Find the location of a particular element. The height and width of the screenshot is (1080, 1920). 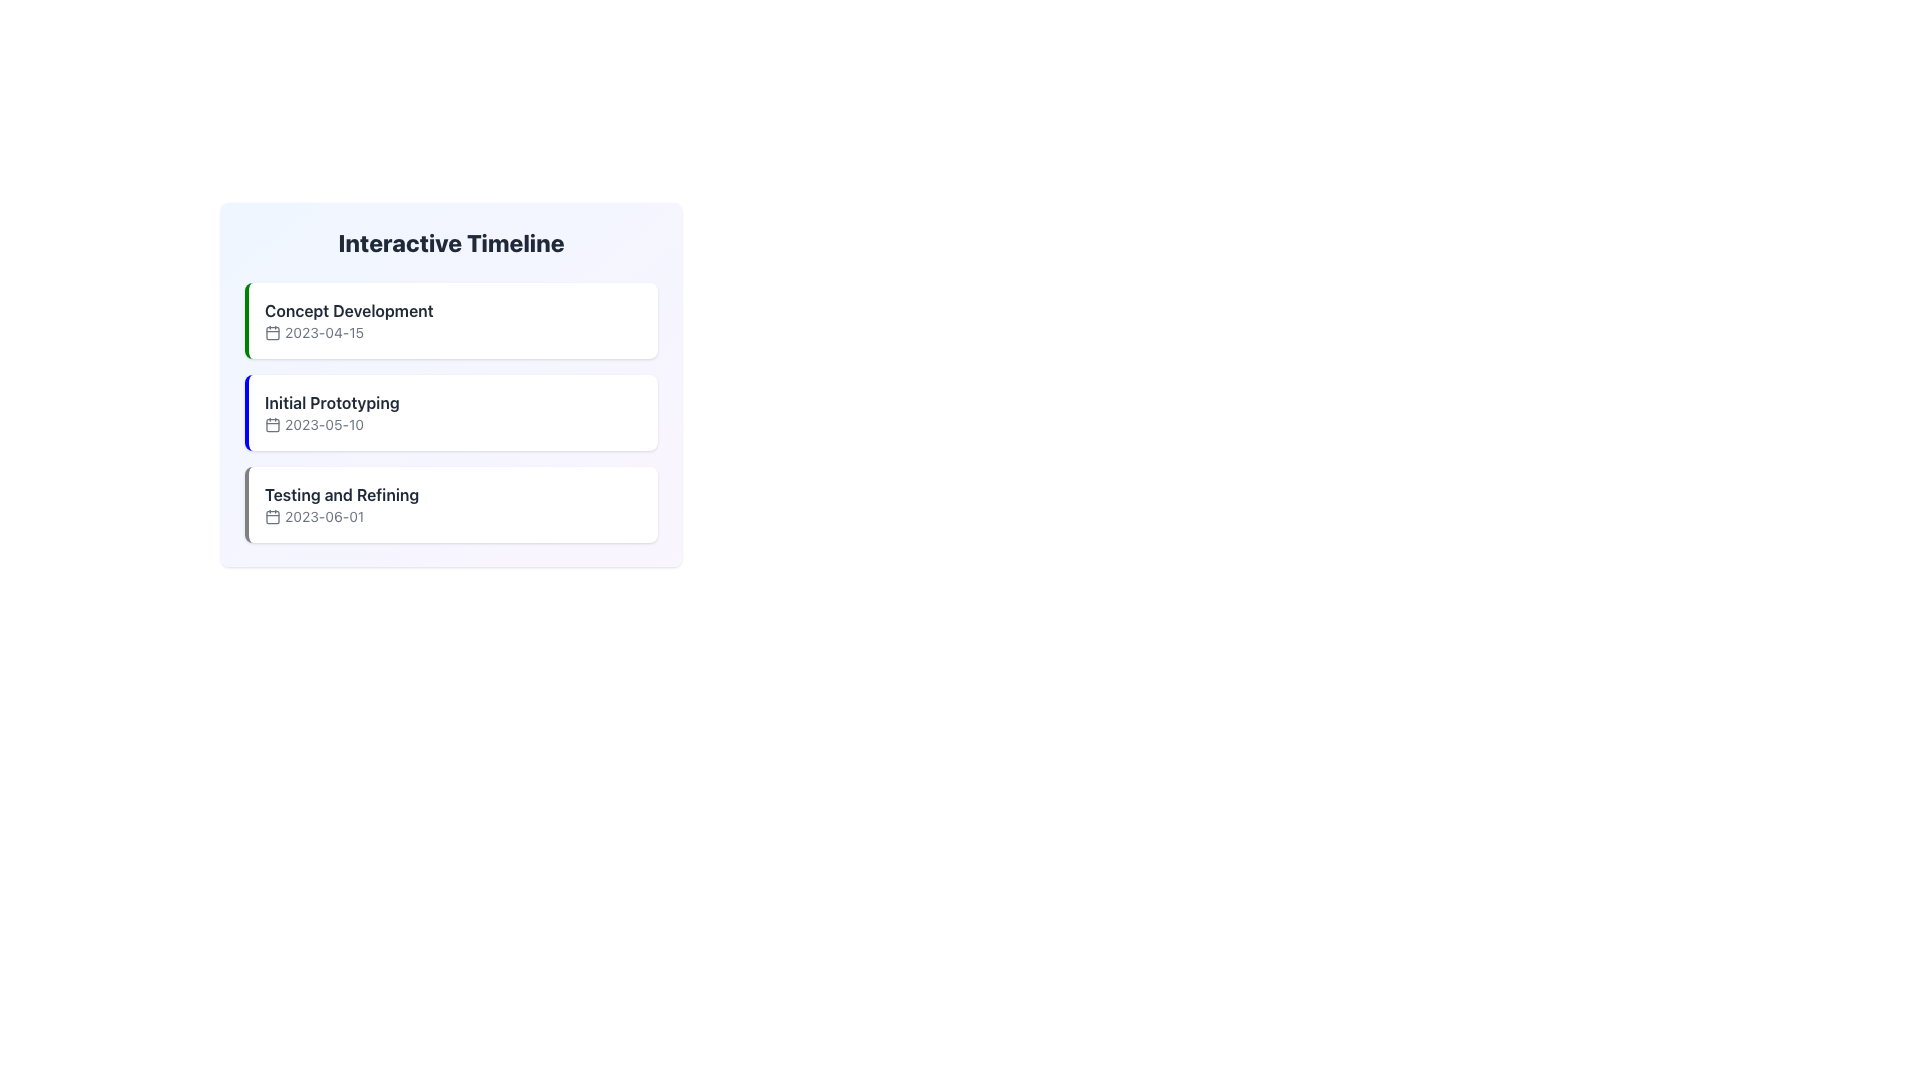

the calendar icon located to the left of the text '2023-05-10' in the second row of the vertical list under the 'Interactive Timeline' section is located at coordinates (272, 423).